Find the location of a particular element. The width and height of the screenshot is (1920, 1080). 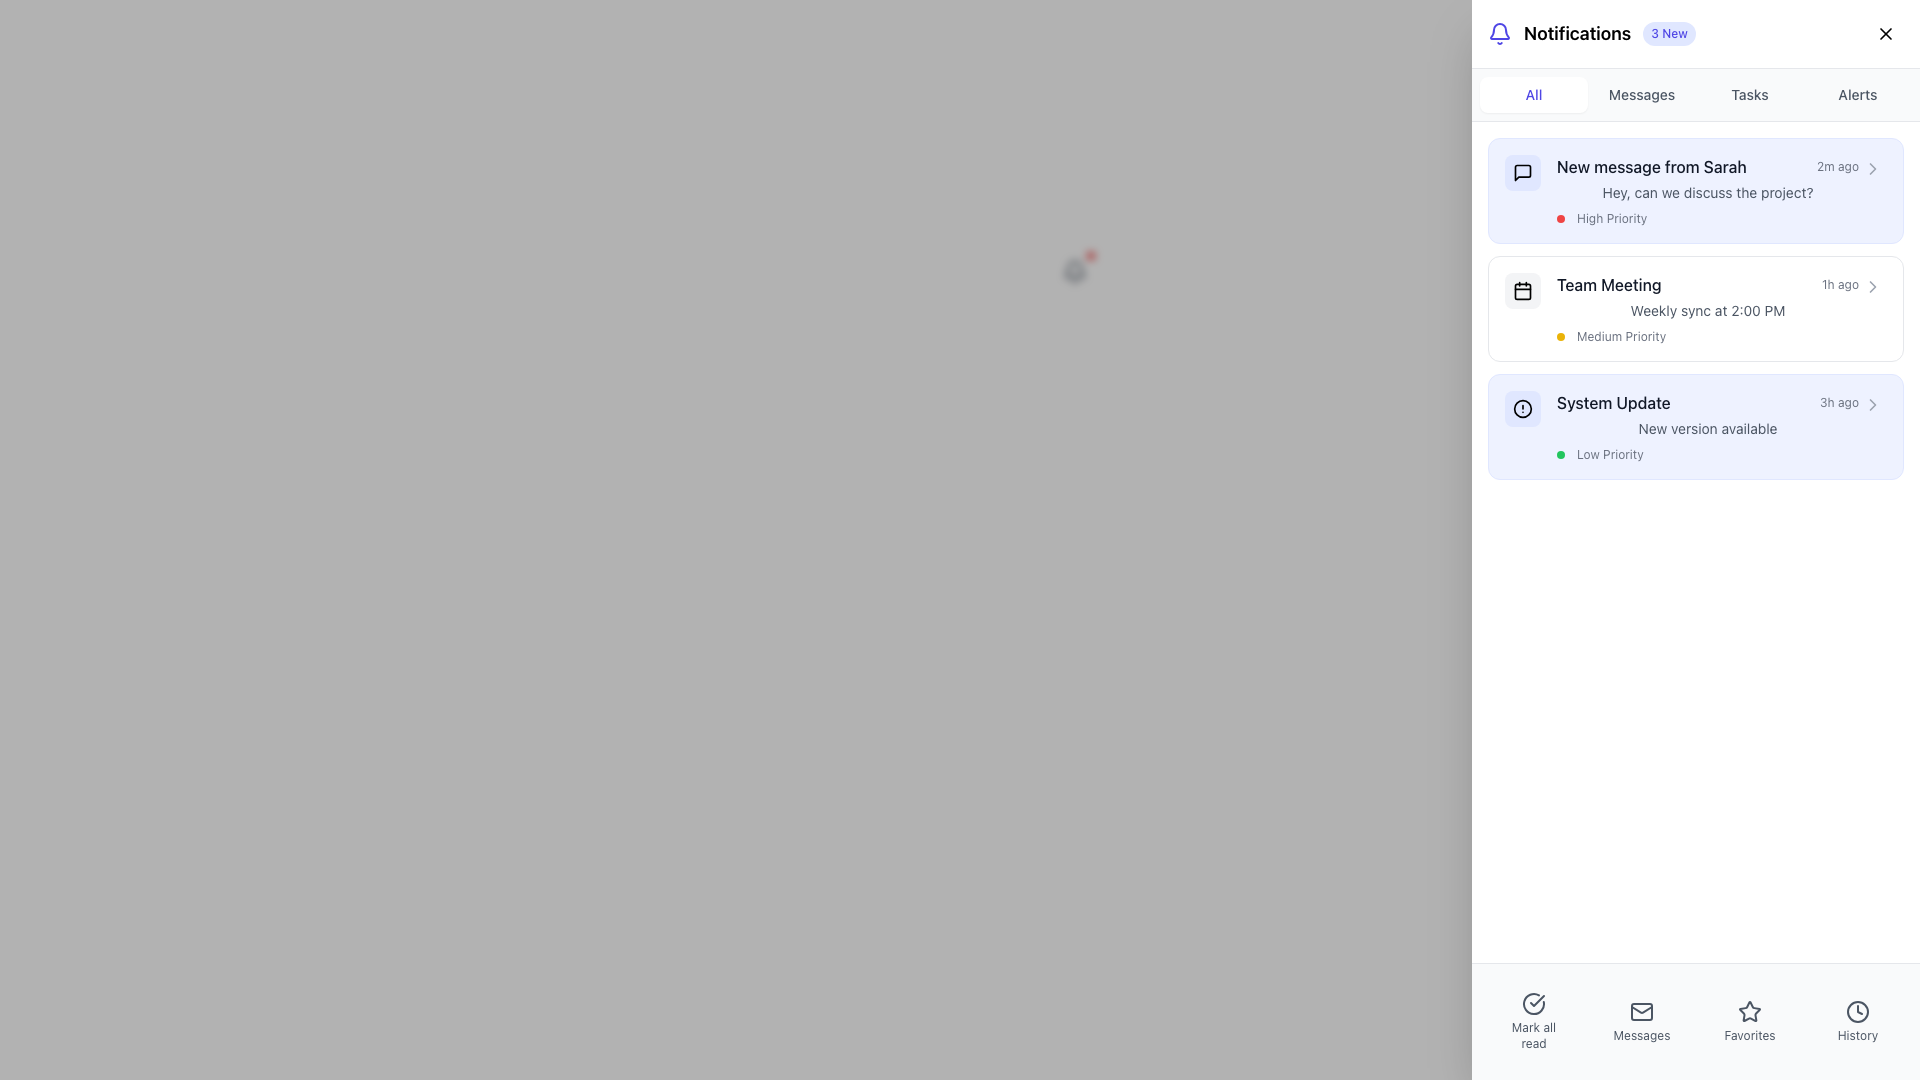

the first notification card in the right-side notification panel is located at coordinates (1694, 191).